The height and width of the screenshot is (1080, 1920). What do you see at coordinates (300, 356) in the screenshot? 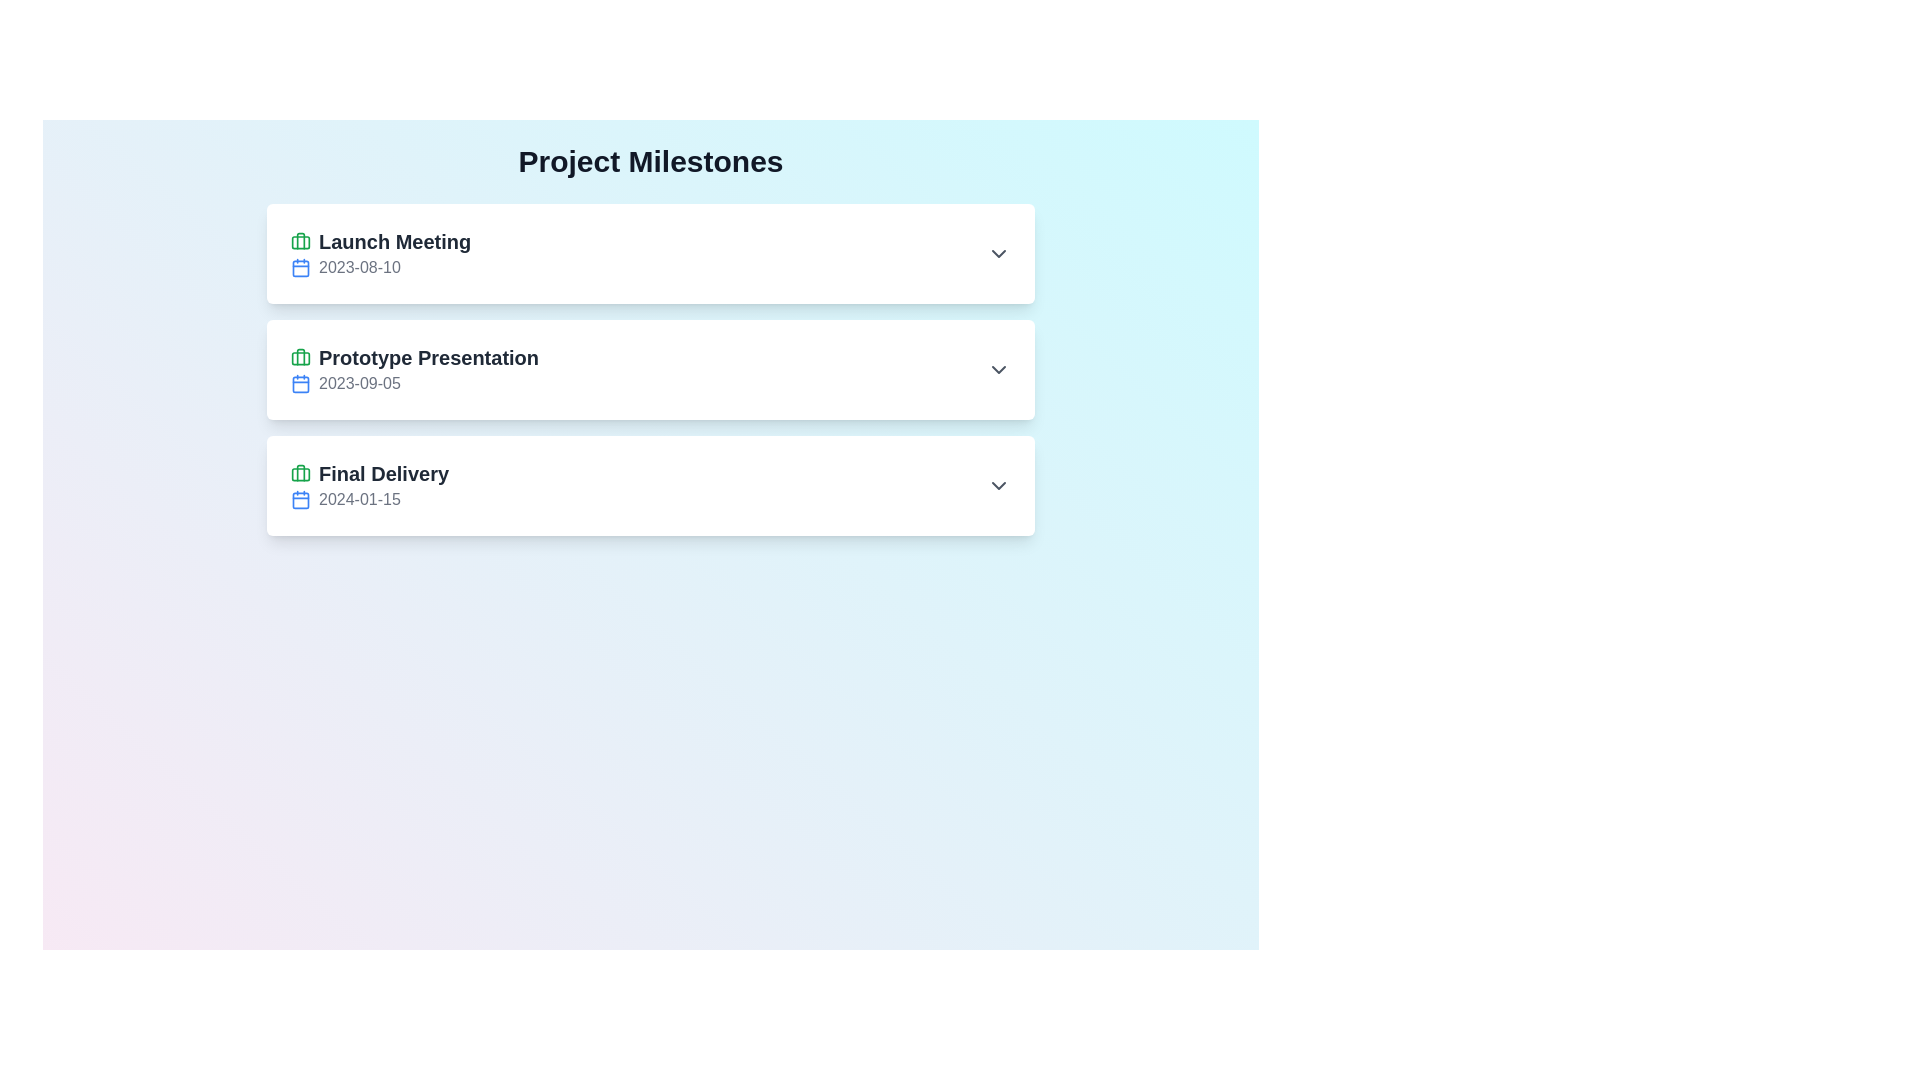
I see `the leftmost vertical bar of the briefcase icon located to the left of the 'Launch Meeting' milestone in the project milestones component` at bounding box center [300, 356].